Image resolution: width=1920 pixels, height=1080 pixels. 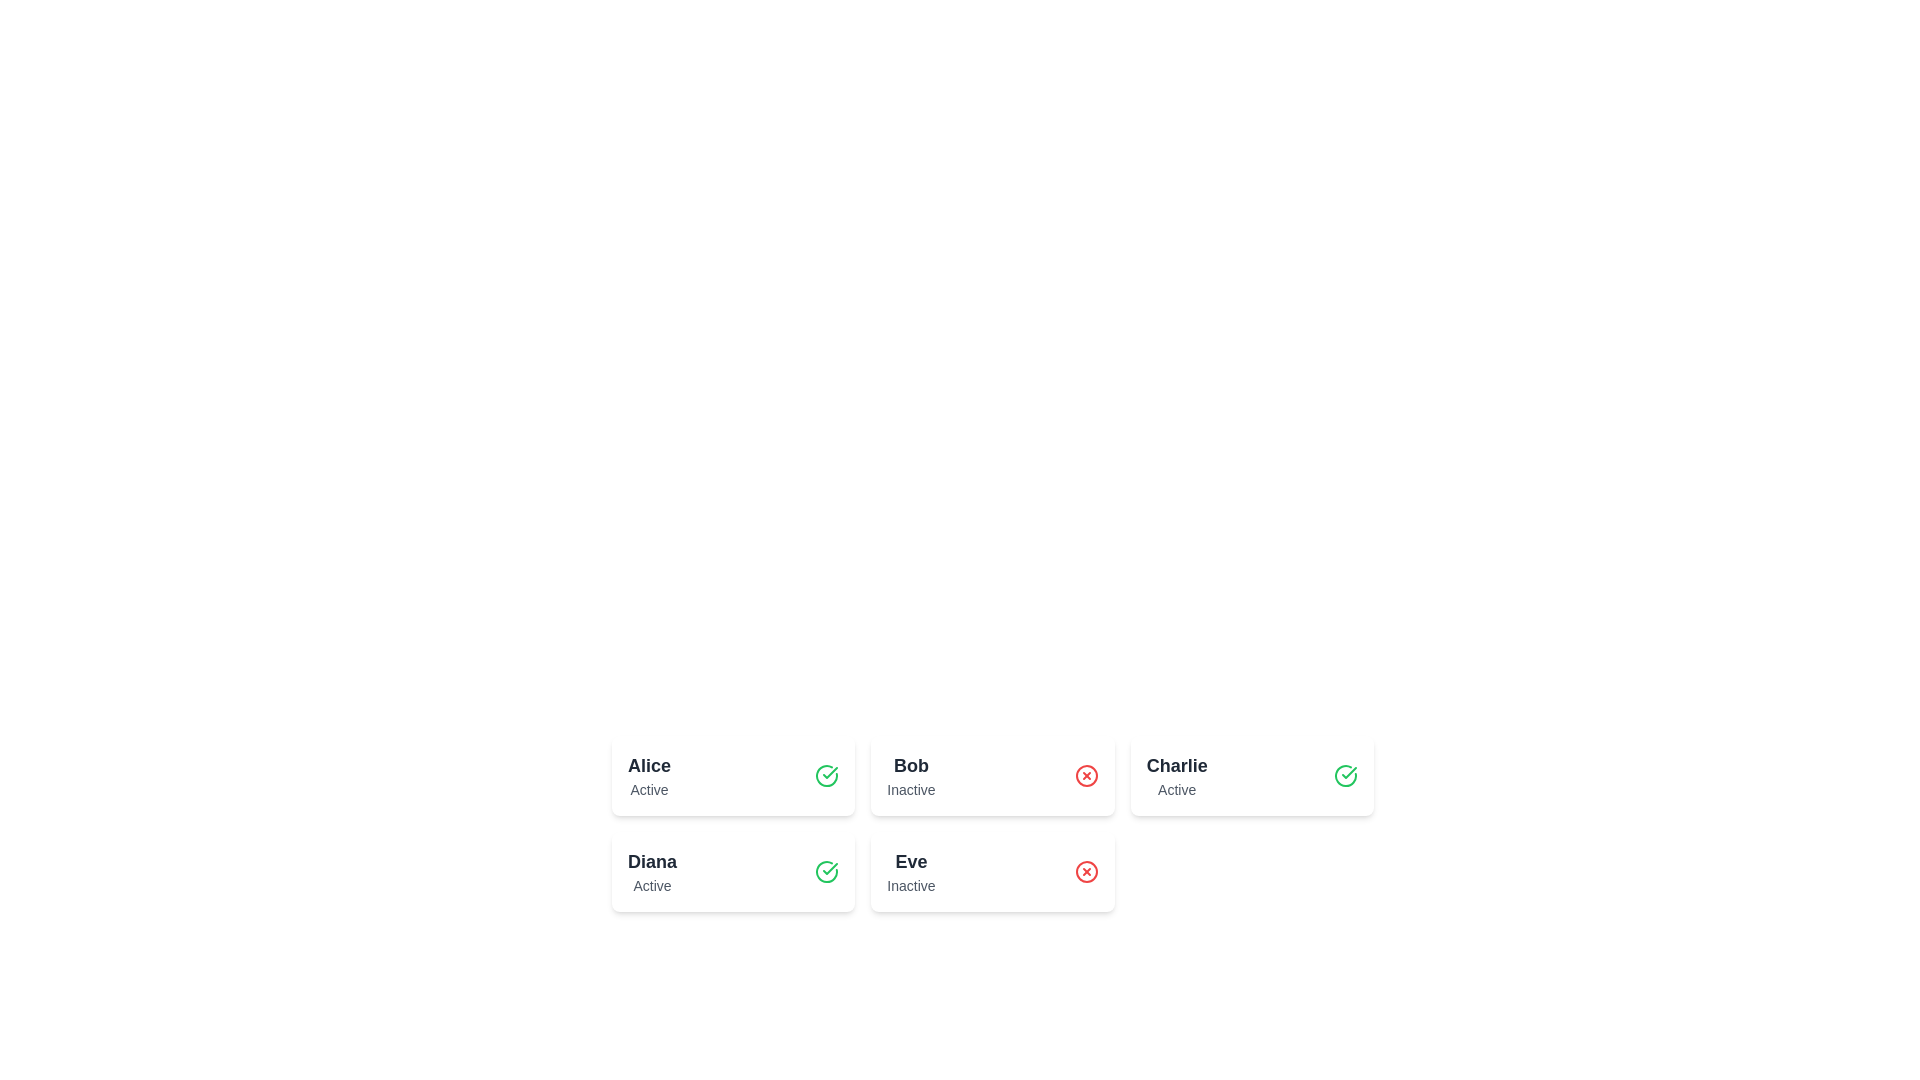 I want to click on the card displaying the user 'Charlie' with status 'Active' in the top-right area of the grid view, so click(x=1177, y=774).